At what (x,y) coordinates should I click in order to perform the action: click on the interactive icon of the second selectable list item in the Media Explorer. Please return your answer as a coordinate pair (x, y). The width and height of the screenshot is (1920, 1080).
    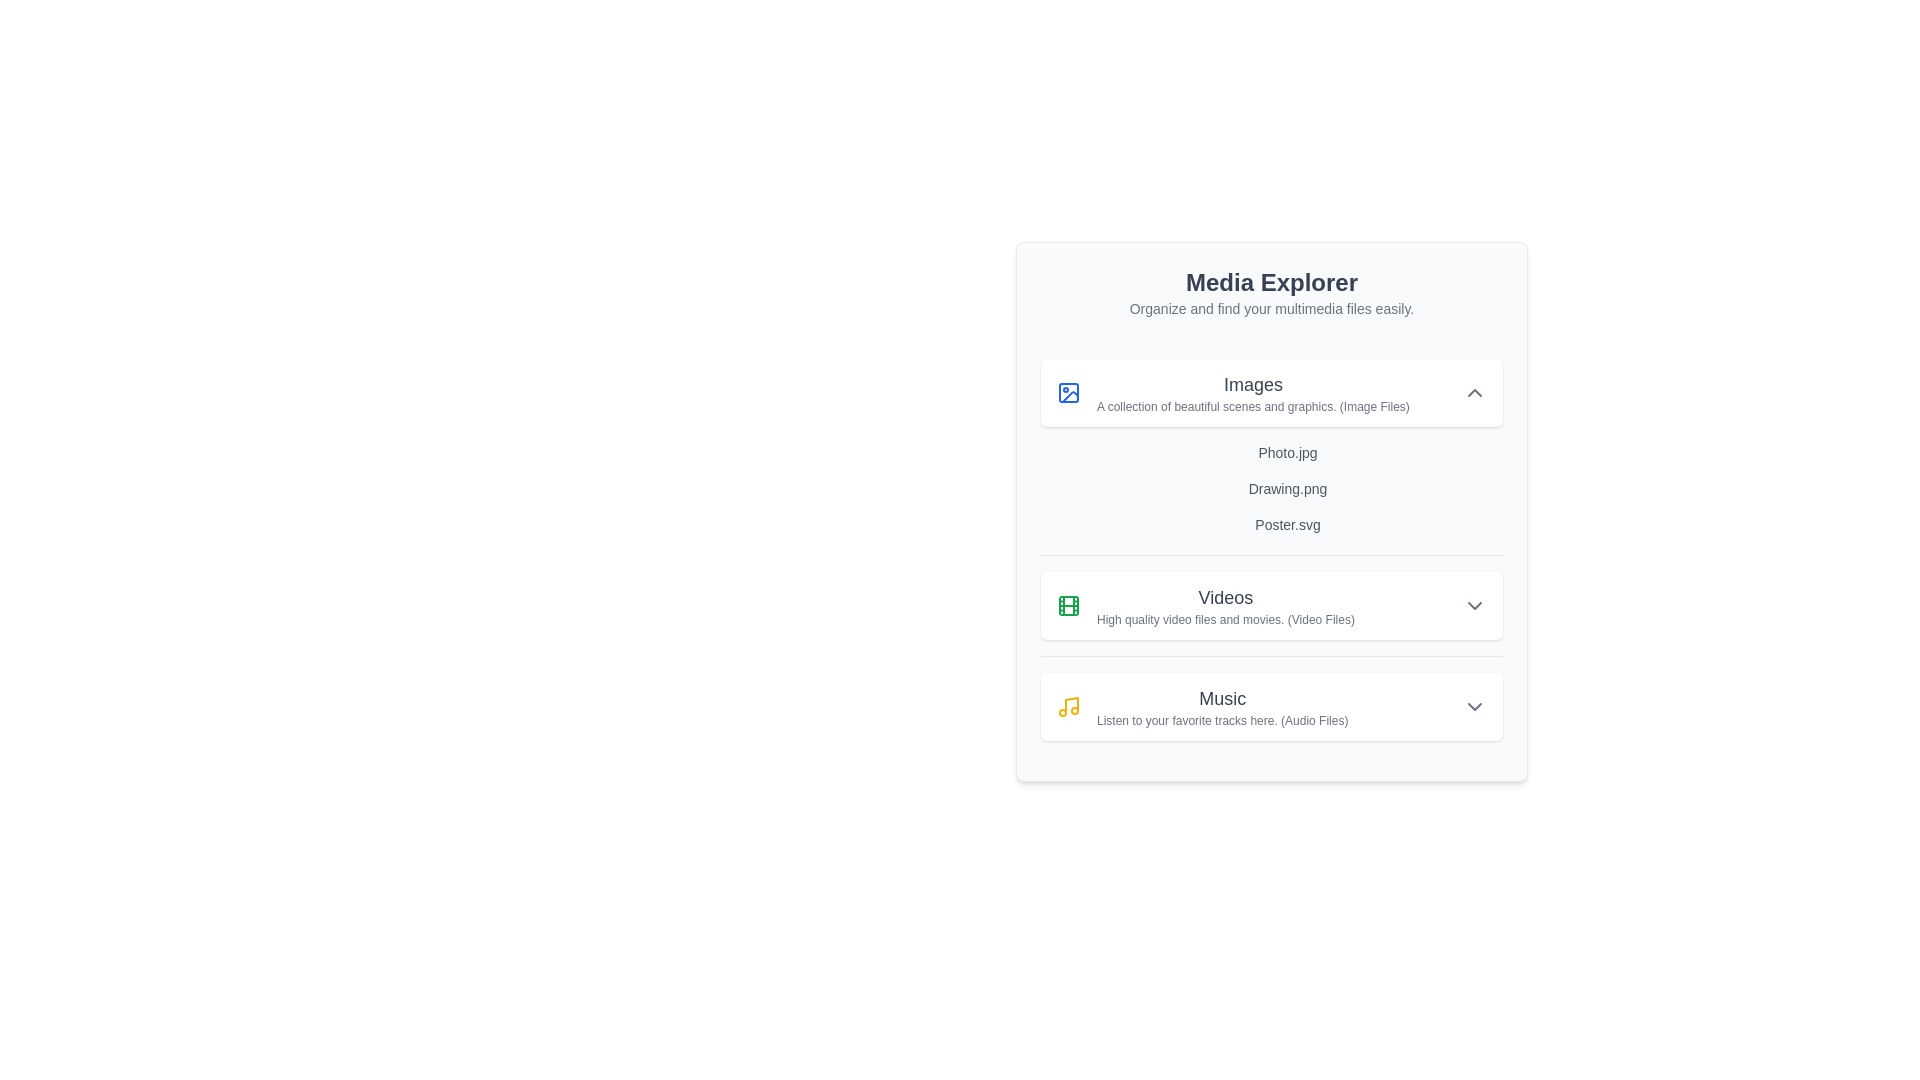
    Looking at the image, I should click on (1271, 604).